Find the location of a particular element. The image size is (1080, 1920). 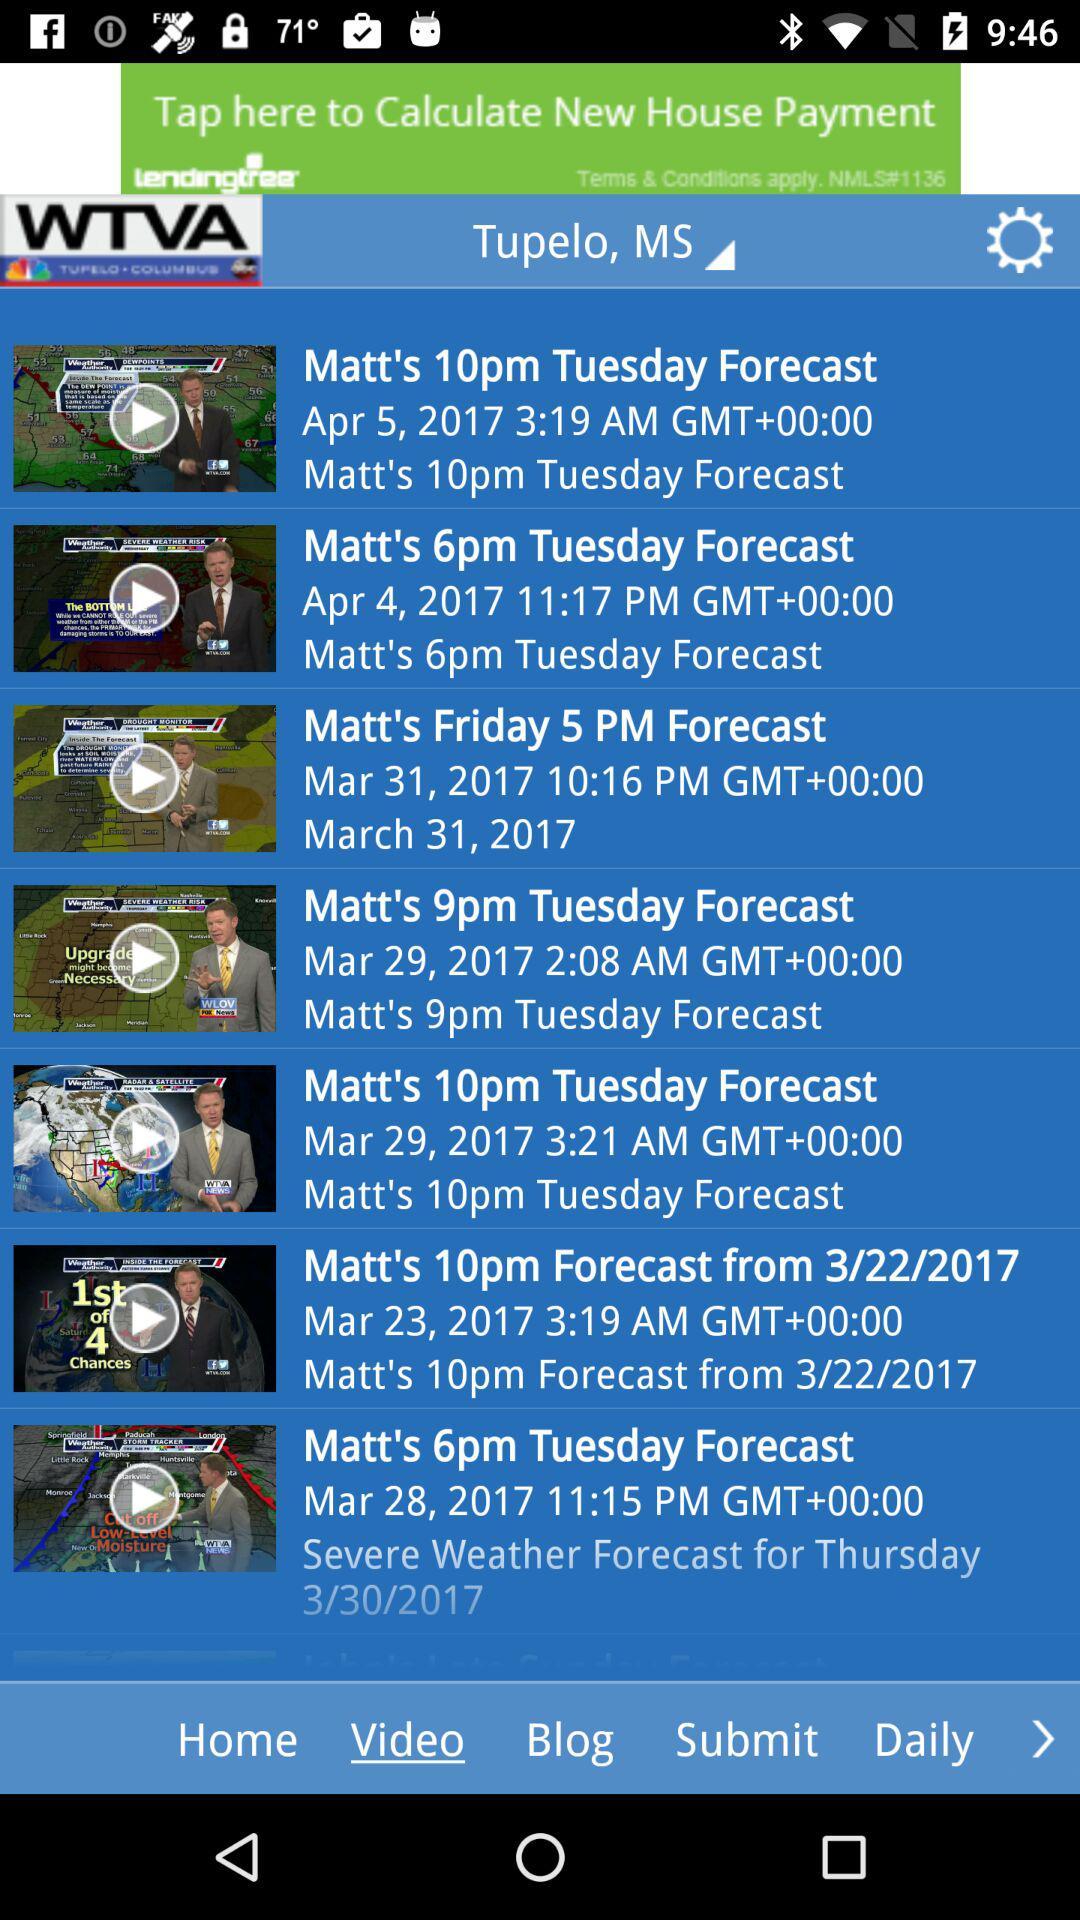

click on advertisement is located at coordinates (540, 127).